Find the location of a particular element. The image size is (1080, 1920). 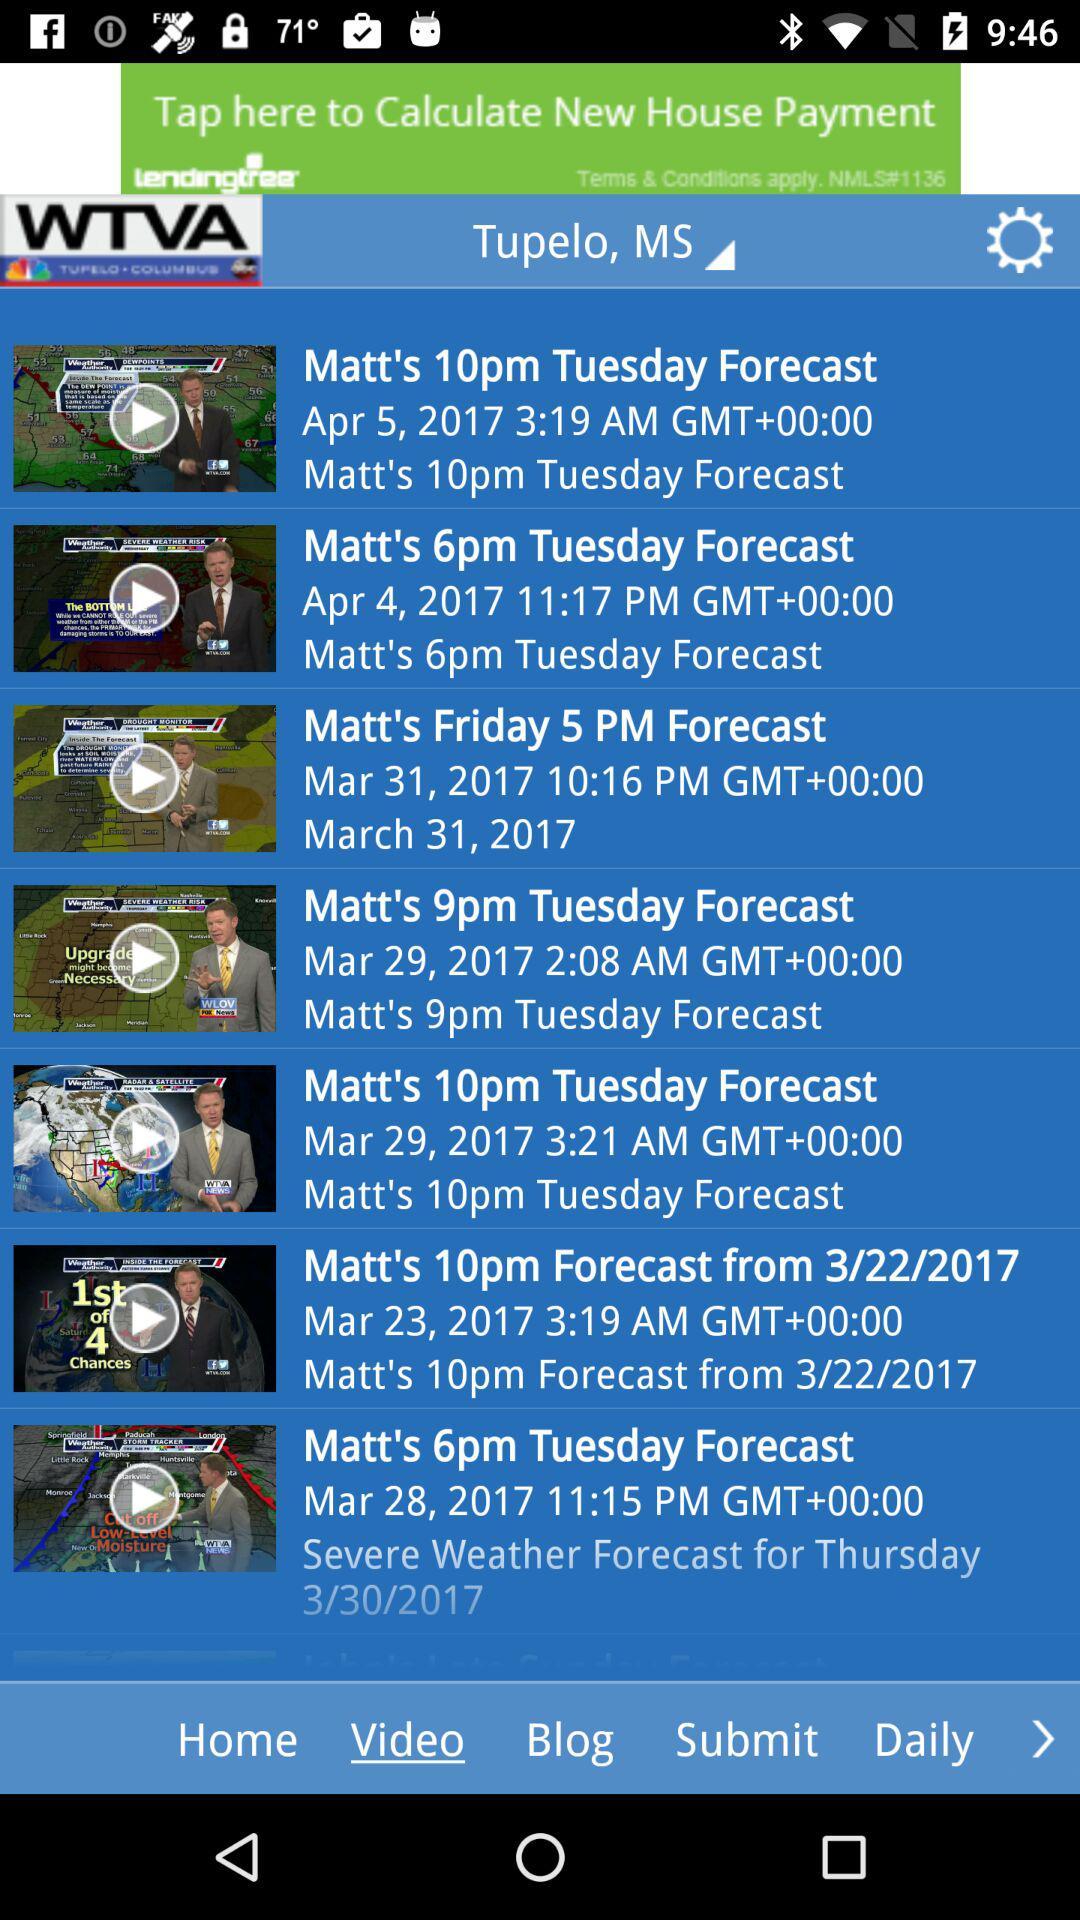

click on advertisement is located at coordinates (540, 127).